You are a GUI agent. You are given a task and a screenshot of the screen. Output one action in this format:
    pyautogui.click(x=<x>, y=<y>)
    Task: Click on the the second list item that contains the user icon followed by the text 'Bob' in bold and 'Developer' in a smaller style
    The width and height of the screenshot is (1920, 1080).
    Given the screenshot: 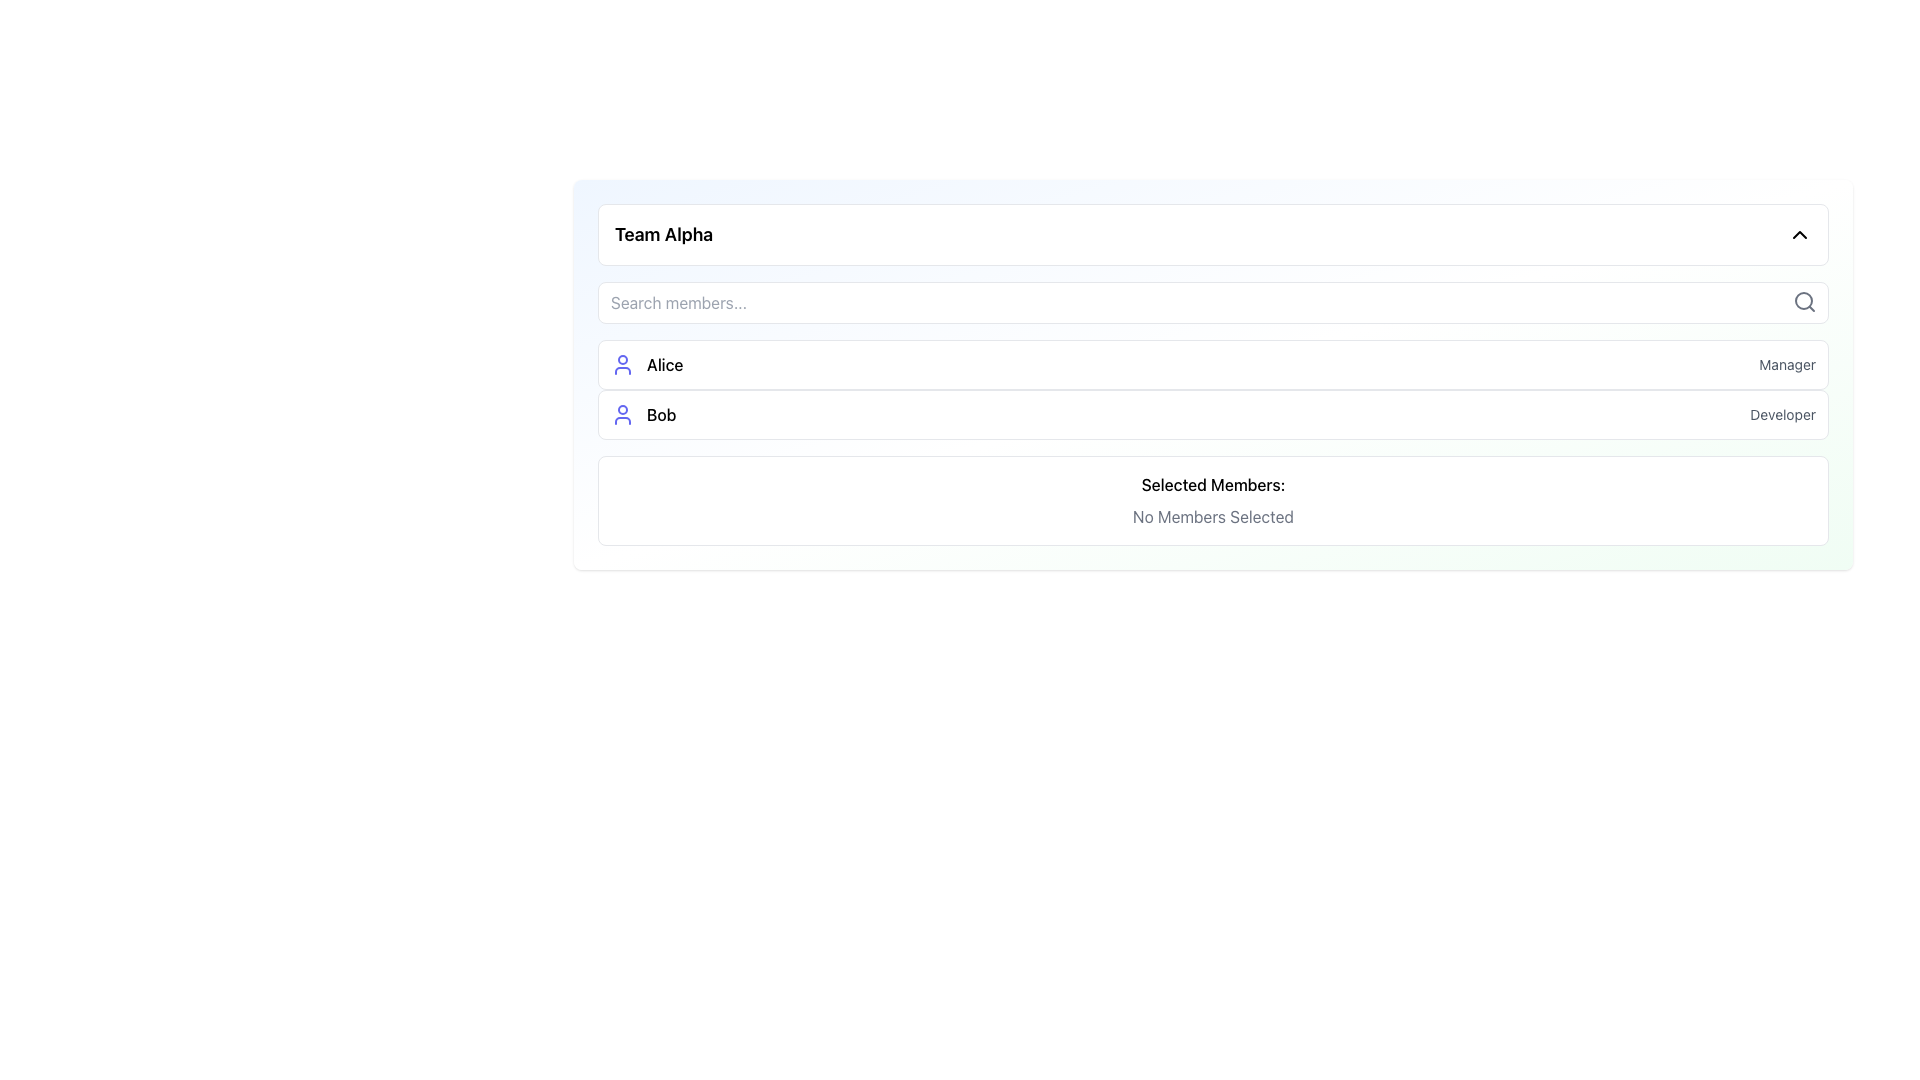 What is the action you would take?
    pyautogui.click(x=1212, y=414)
    